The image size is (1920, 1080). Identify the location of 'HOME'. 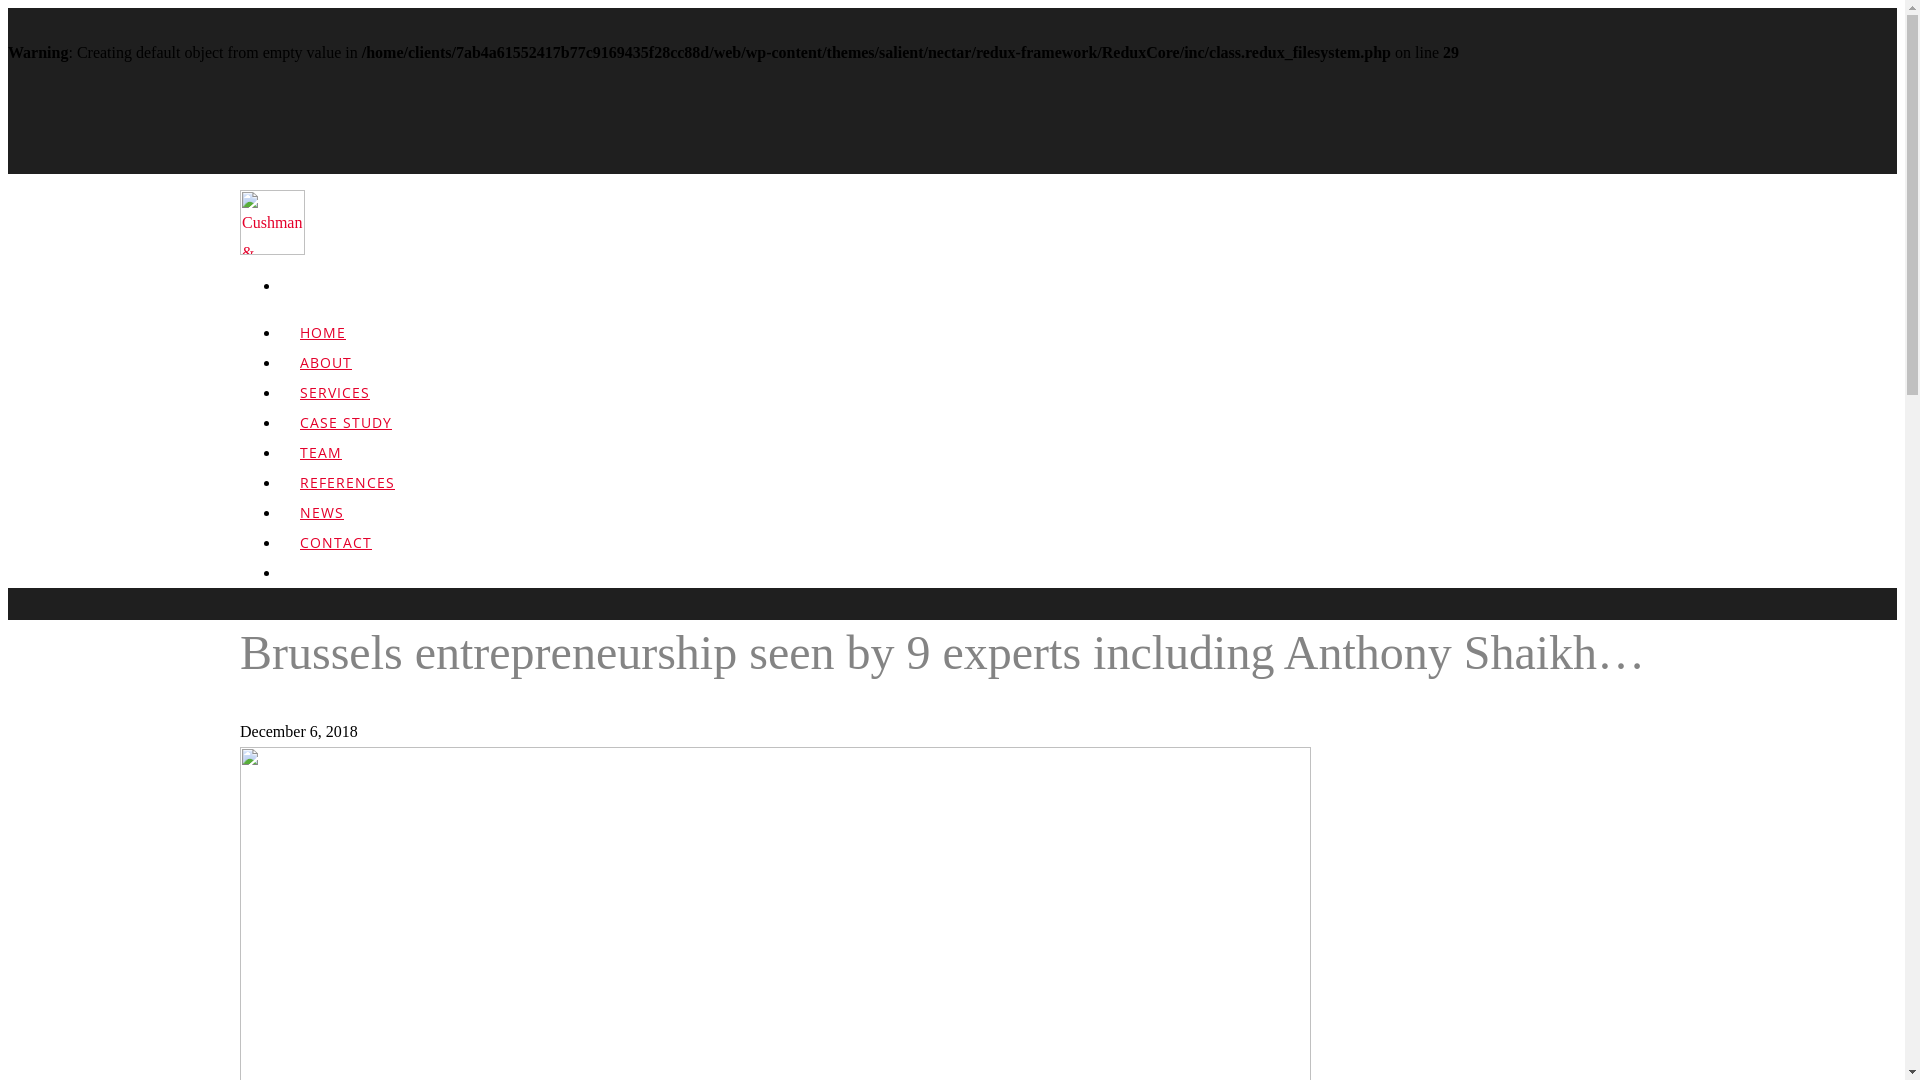
(322, 345).